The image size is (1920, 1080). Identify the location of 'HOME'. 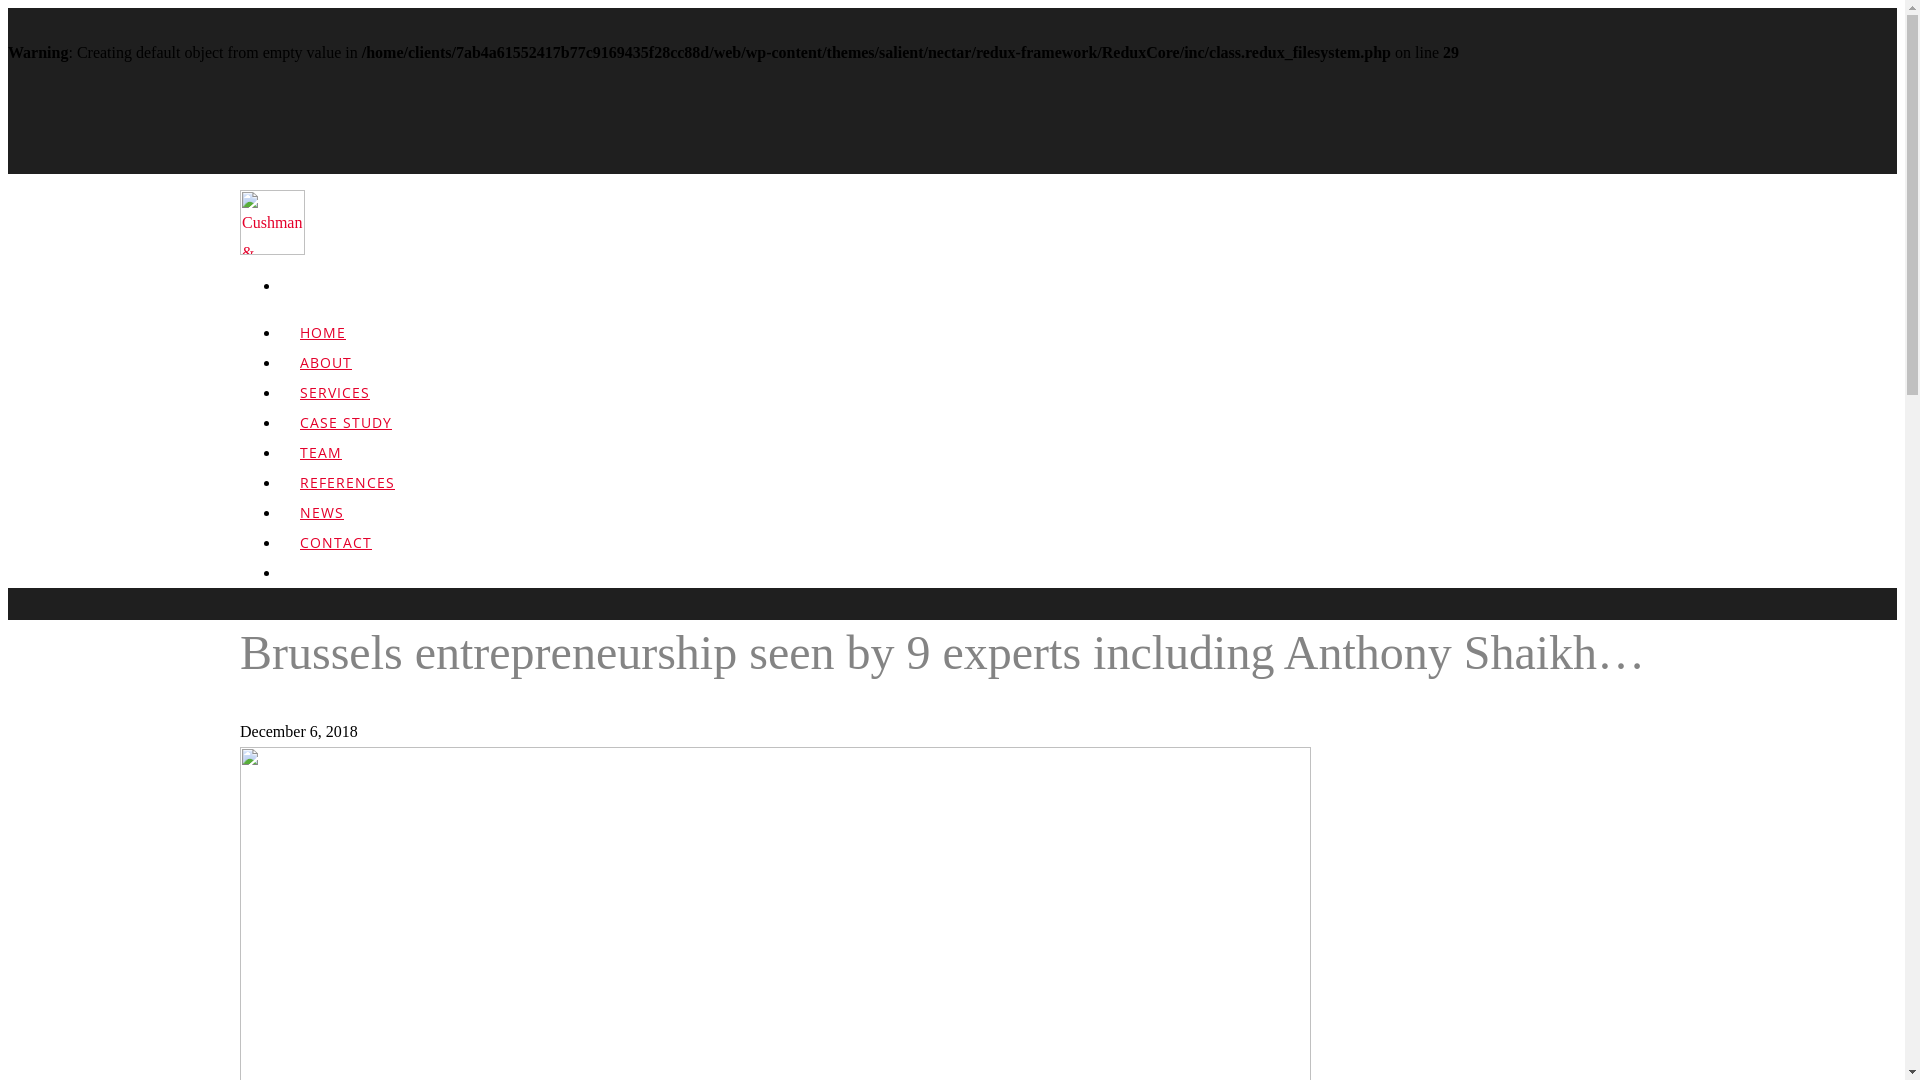
(322, 345).